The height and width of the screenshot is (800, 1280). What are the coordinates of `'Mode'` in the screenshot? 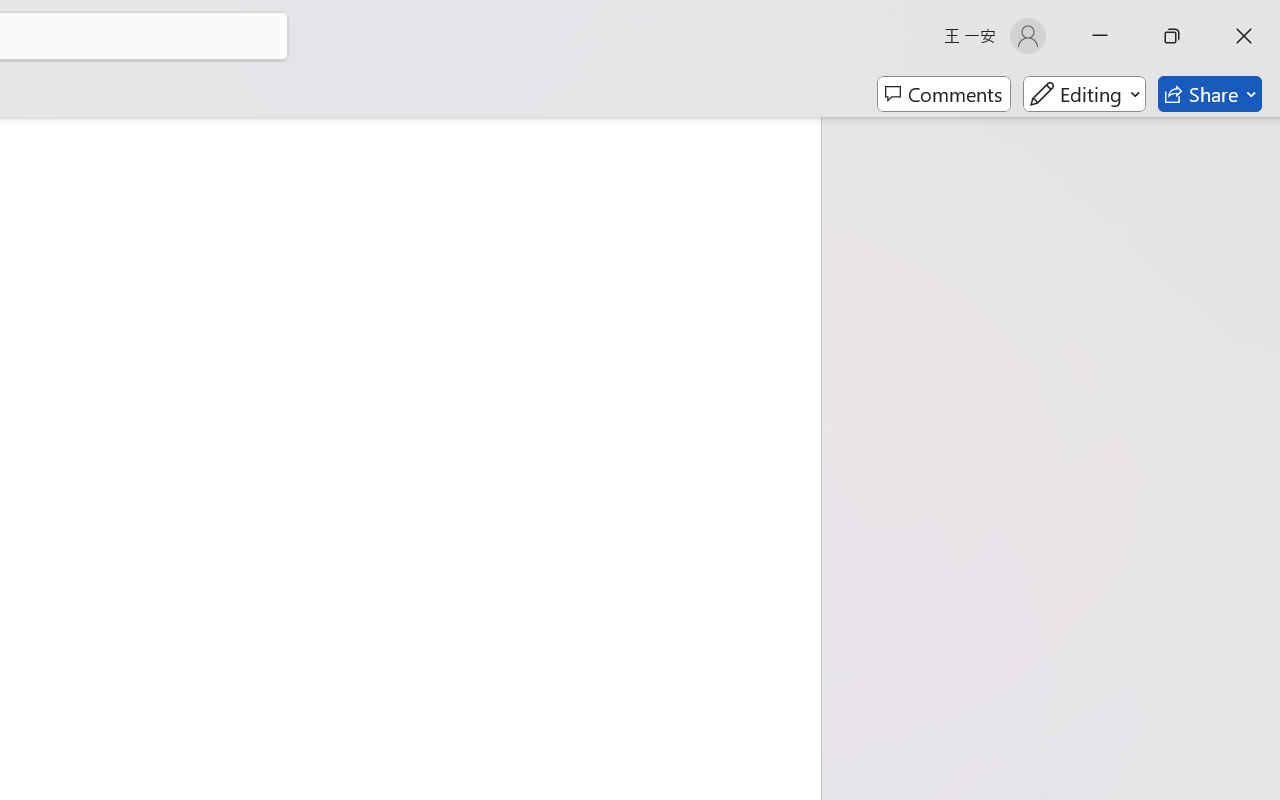 It's located at (1083, 94).